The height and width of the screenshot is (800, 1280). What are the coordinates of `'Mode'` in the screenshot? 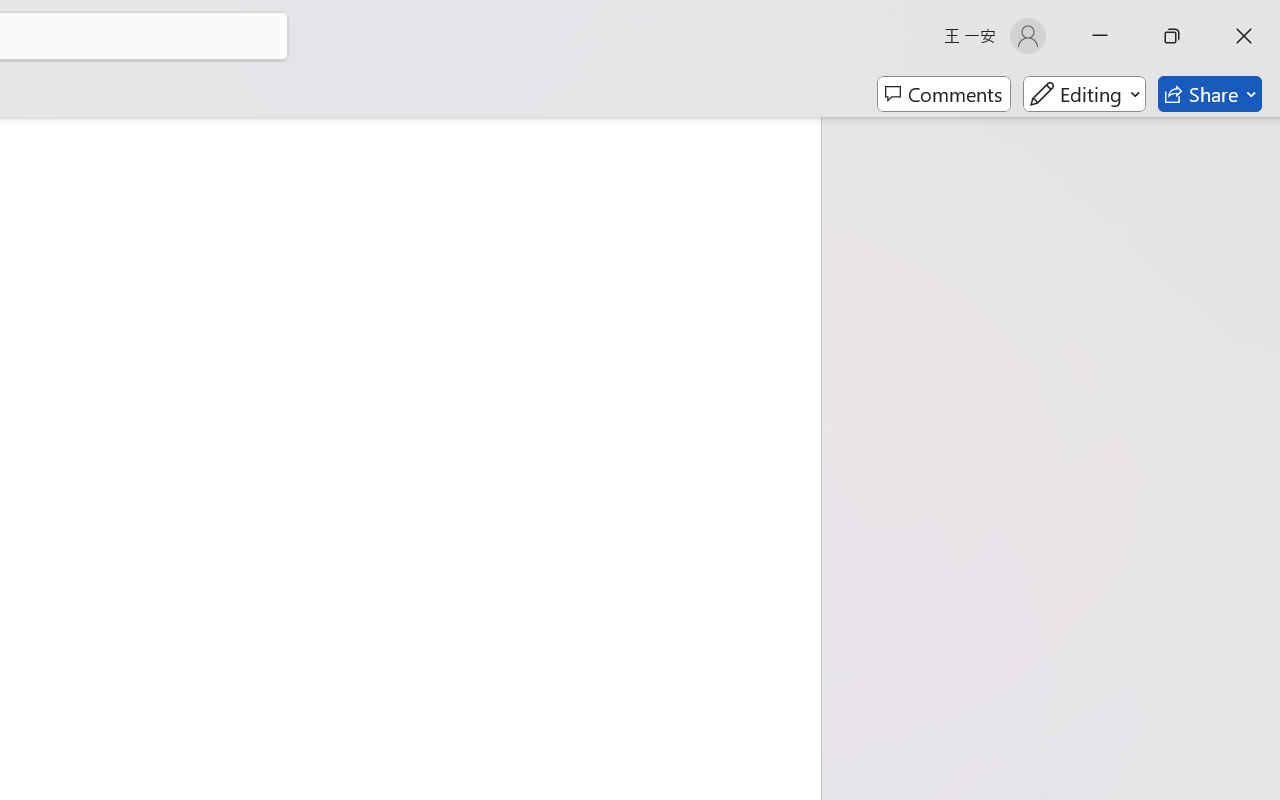 It's located at (1083, 94).